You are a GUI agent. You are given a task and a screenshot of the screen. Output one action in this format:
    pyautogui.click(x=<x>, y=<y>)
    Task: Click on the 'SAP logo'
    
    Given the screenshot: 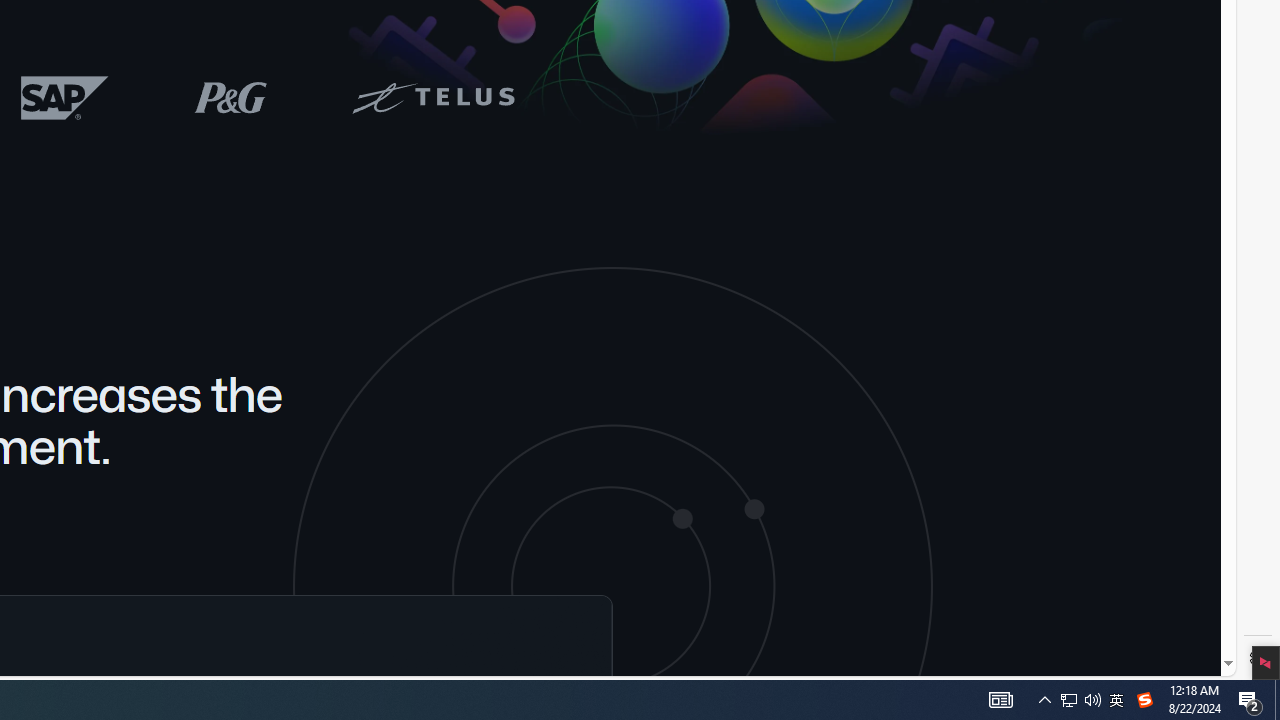 What is the action you would take?
    pyautogui.click(x=65, y=97)
    